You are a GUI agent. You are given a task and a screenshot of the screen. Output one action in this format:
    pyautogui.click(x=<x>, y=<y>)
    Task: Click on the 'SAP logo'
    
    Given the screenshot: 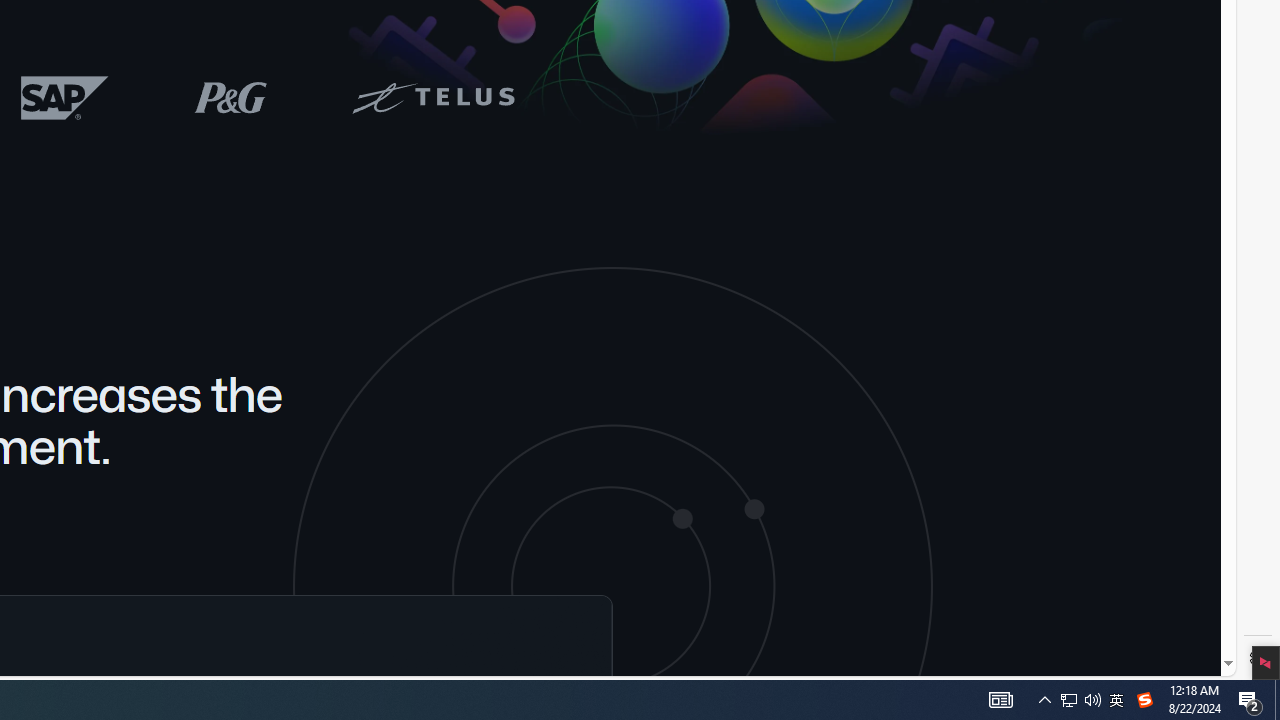 What is the action you would take?
    pyautogui.click(x=65, y=97)
    